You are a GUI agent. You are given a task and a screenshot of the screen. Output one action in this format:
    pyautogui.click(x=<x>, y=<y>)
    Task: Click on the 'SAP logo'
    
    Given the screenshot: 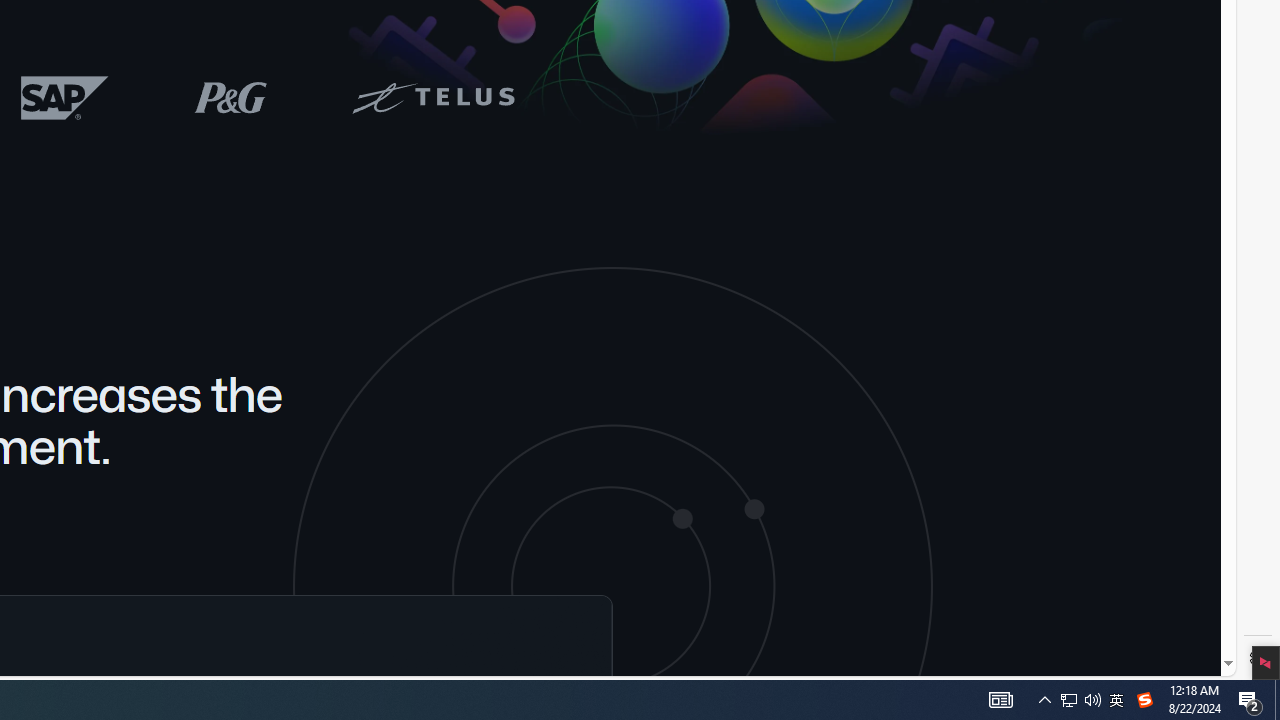 What is the action you would take?
    pyautogui.click(x=65, y=97)
    